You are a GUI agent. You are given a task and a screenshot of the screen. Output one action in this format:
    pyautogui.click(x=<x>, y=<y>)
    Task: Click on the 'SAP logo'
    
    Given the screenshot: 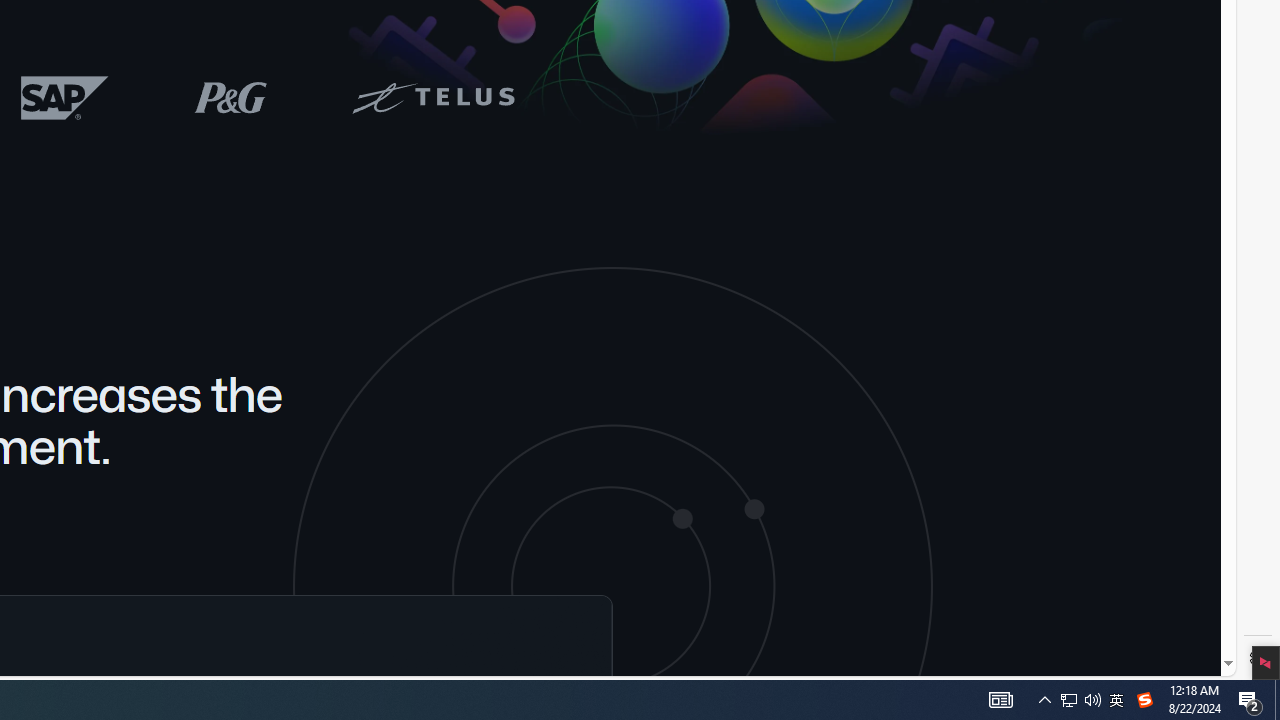 What is the action you would take?
    pyautogui.click(x=65, y=97)
    